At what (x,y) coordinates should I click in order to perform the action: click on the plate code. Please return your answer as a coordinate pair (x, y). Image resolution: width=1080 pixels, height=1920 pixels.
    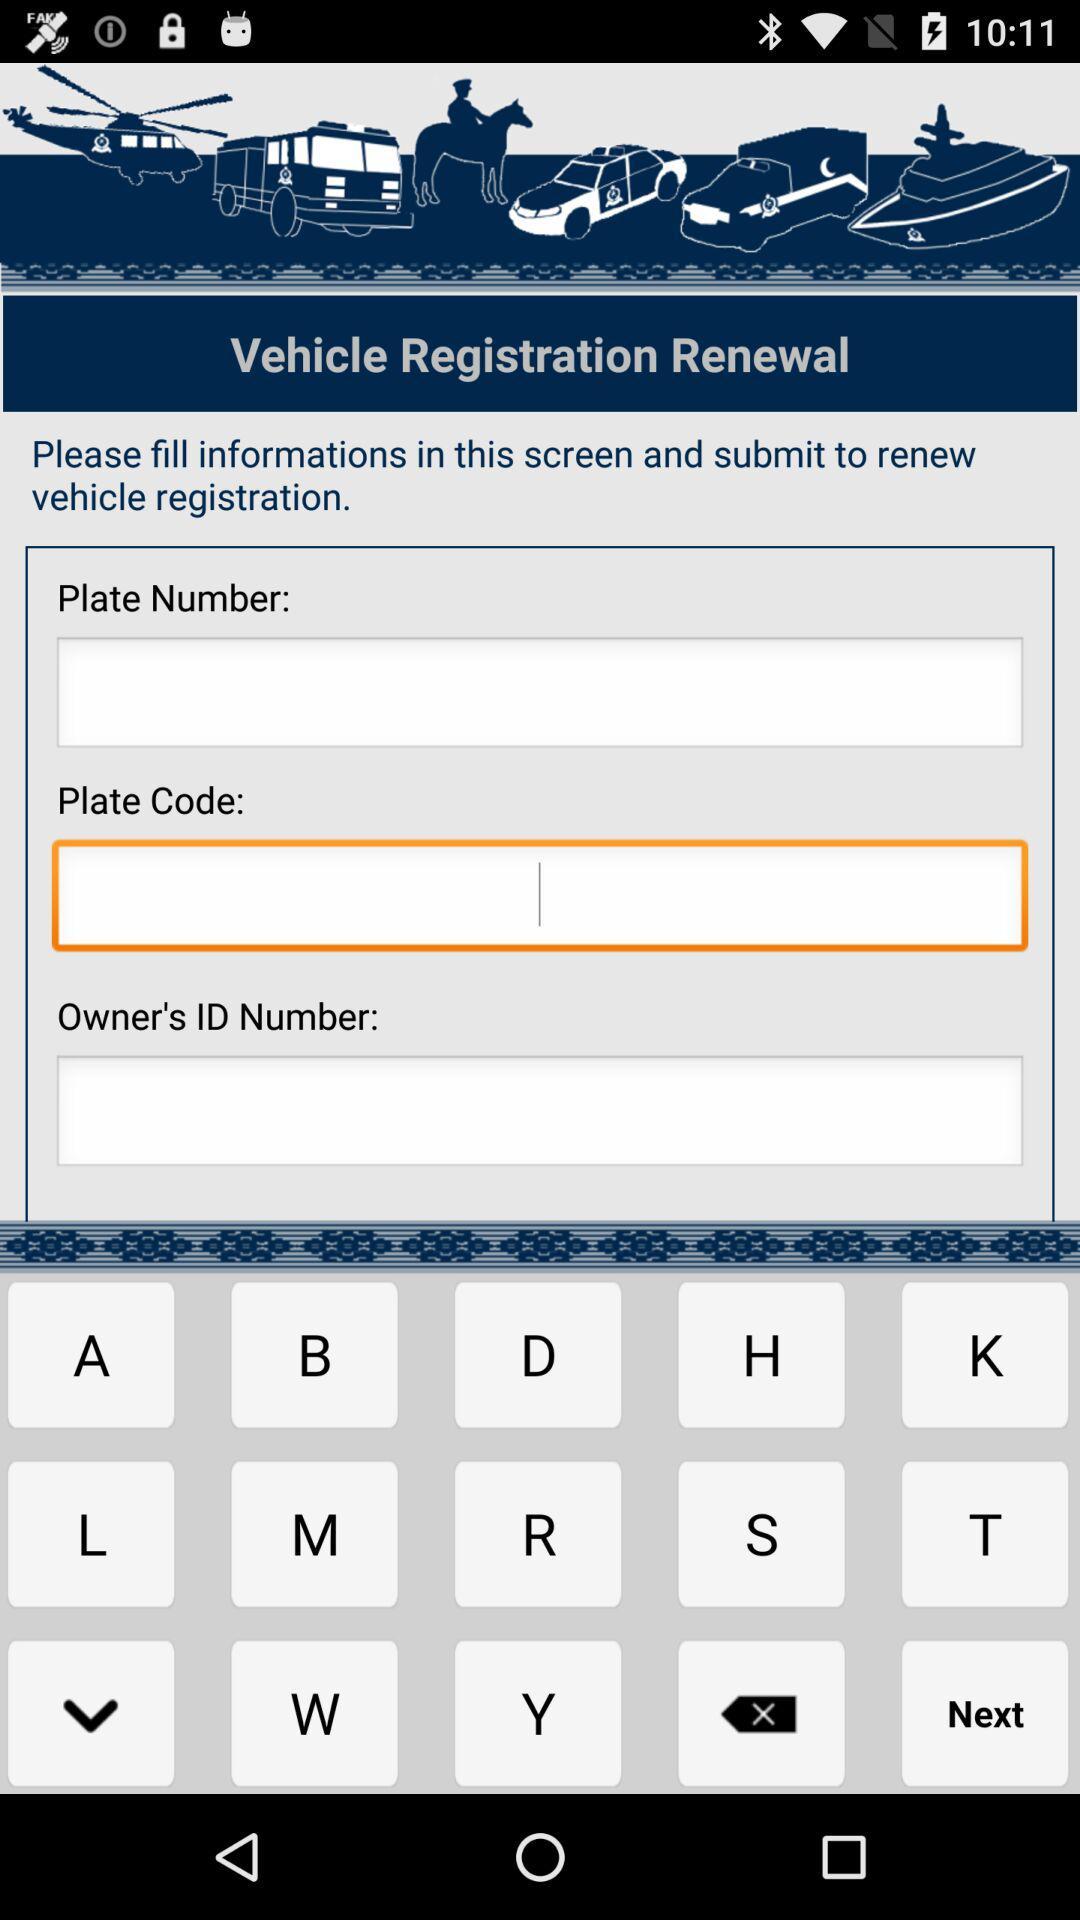
    Looking at the image, I should click on (540, 899).